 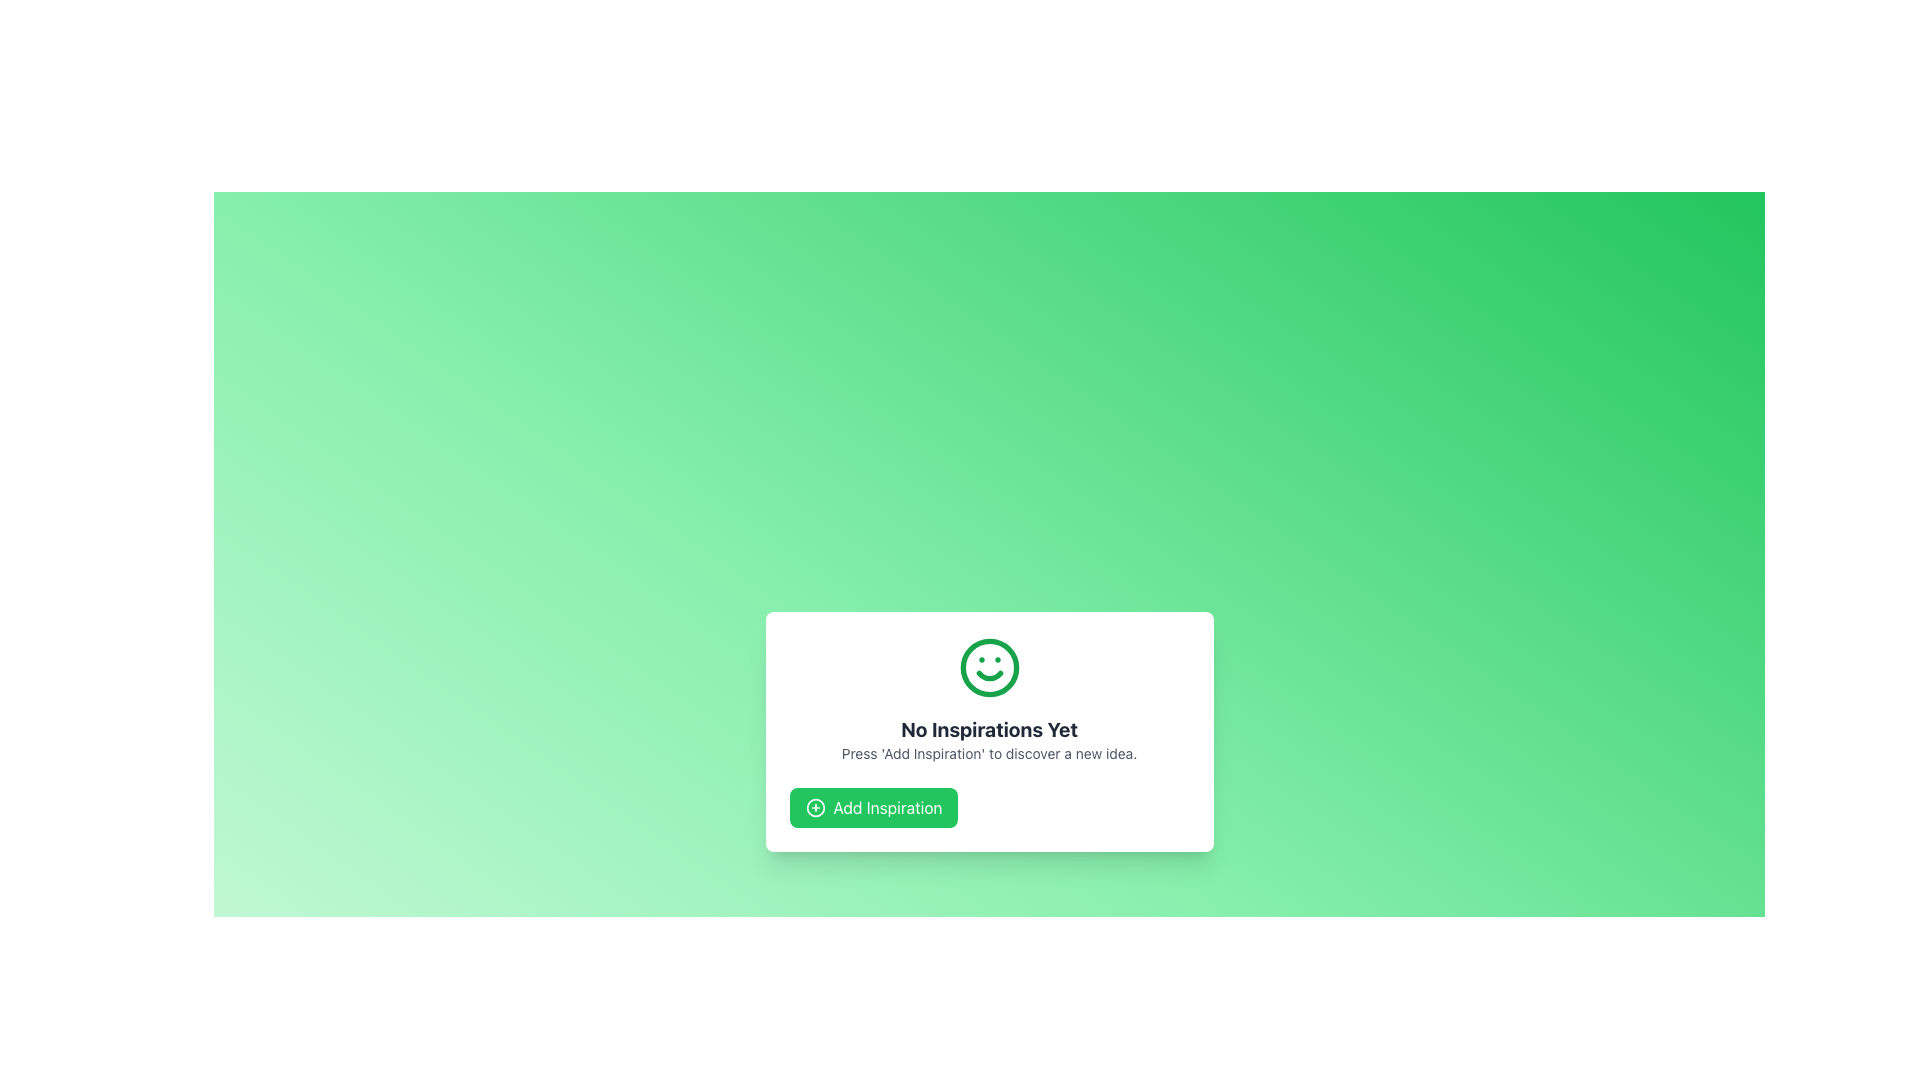 I want to click on the circular smiley face icon with green strokes, which is centrally aligned above the text 'No Inspirations Yet' in the modal, so click(x=989, y=667).